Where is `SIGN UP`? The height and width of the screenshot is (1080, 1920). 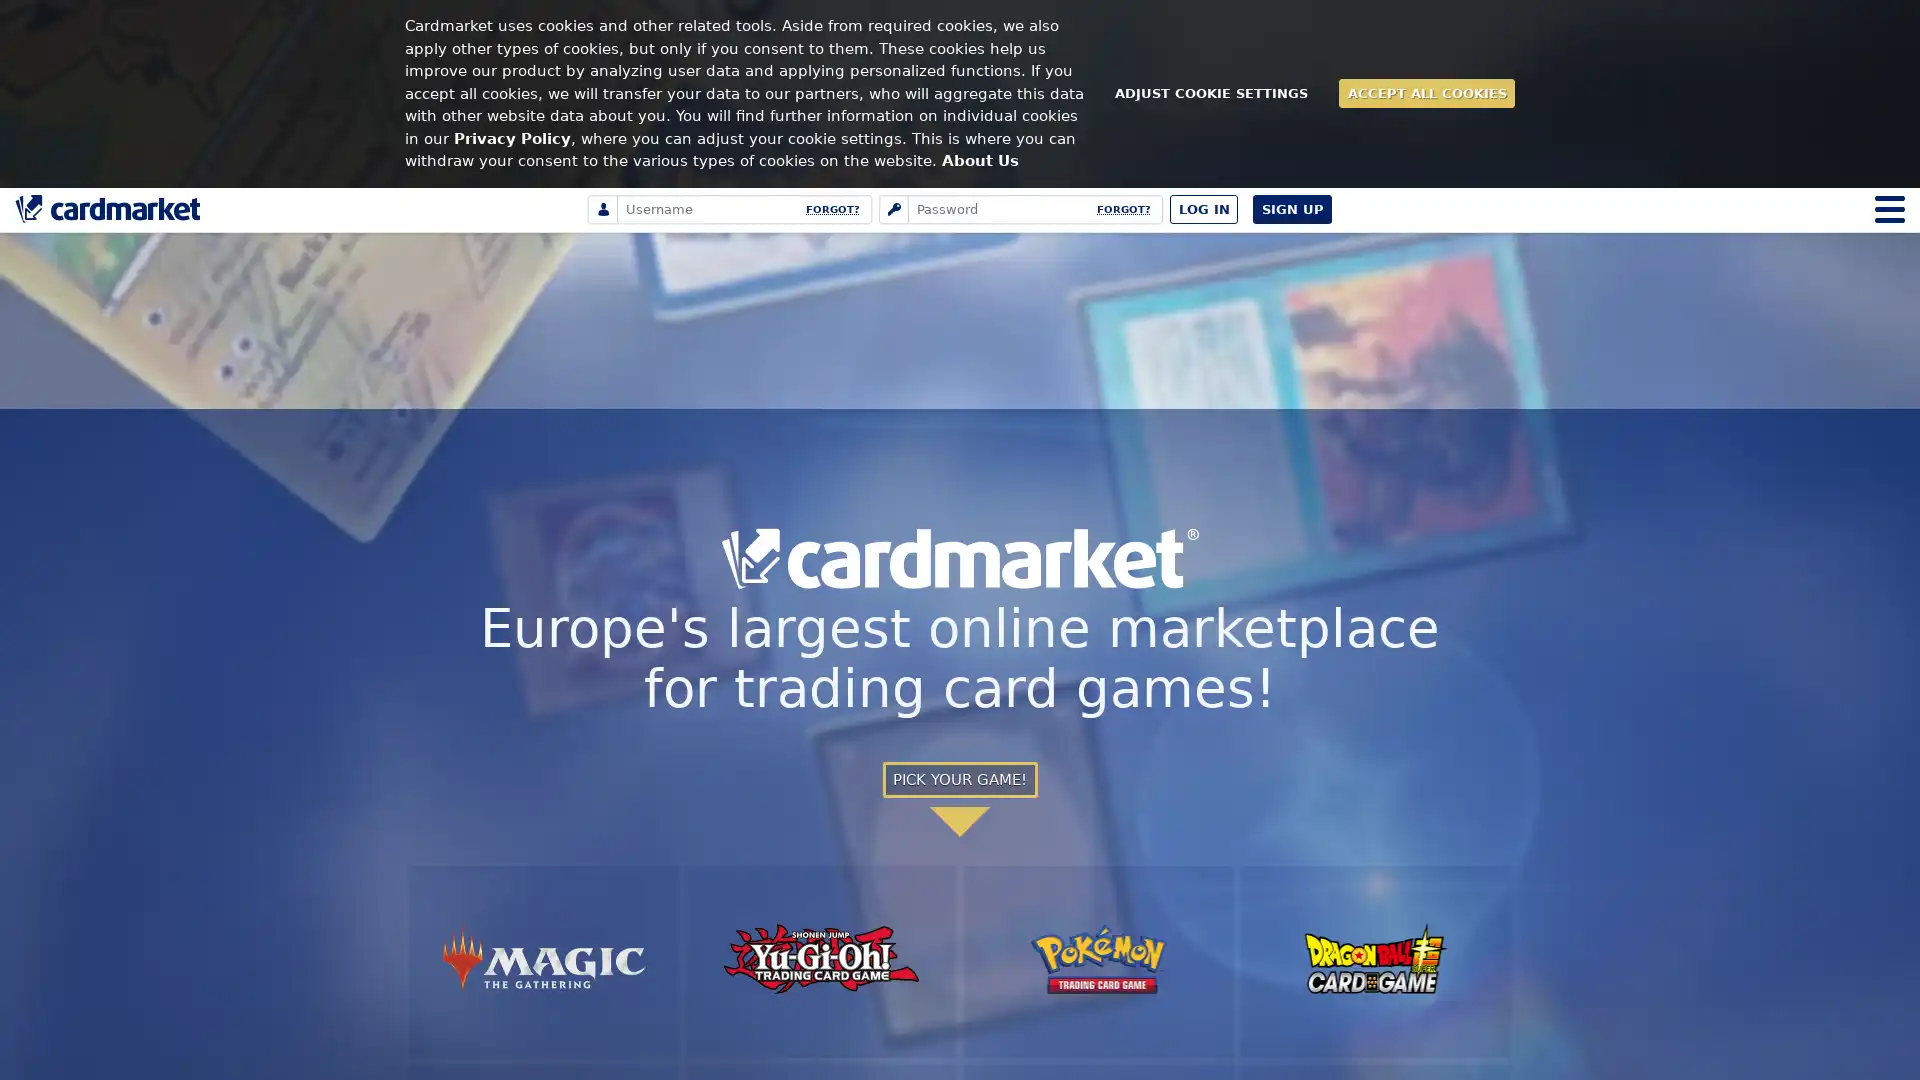
SIGN UP is located at coordinates (1292, 208).